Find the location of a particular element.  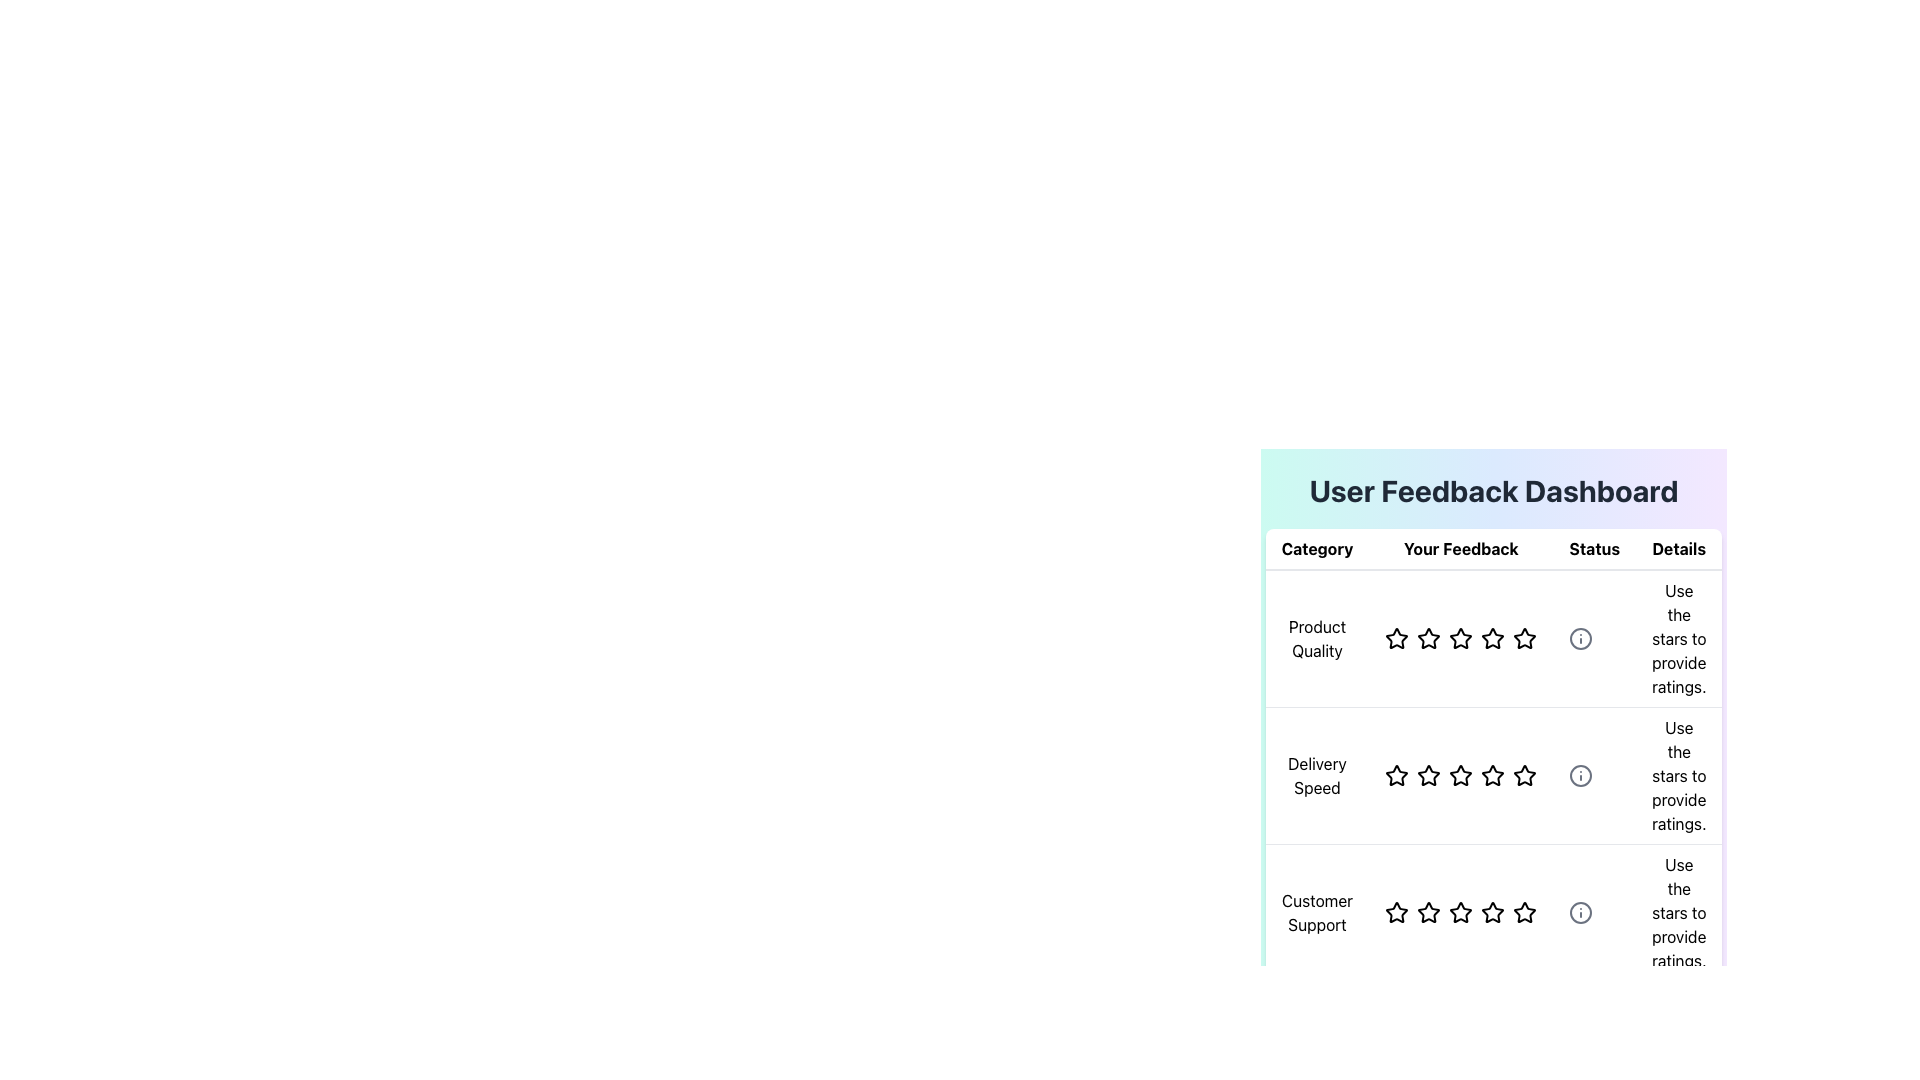

the fifth hollow star icon with a bold outline under the 'Customer Support' category in the 'Your Feedback' column to set a rating is located at coordinates (1524, 912).